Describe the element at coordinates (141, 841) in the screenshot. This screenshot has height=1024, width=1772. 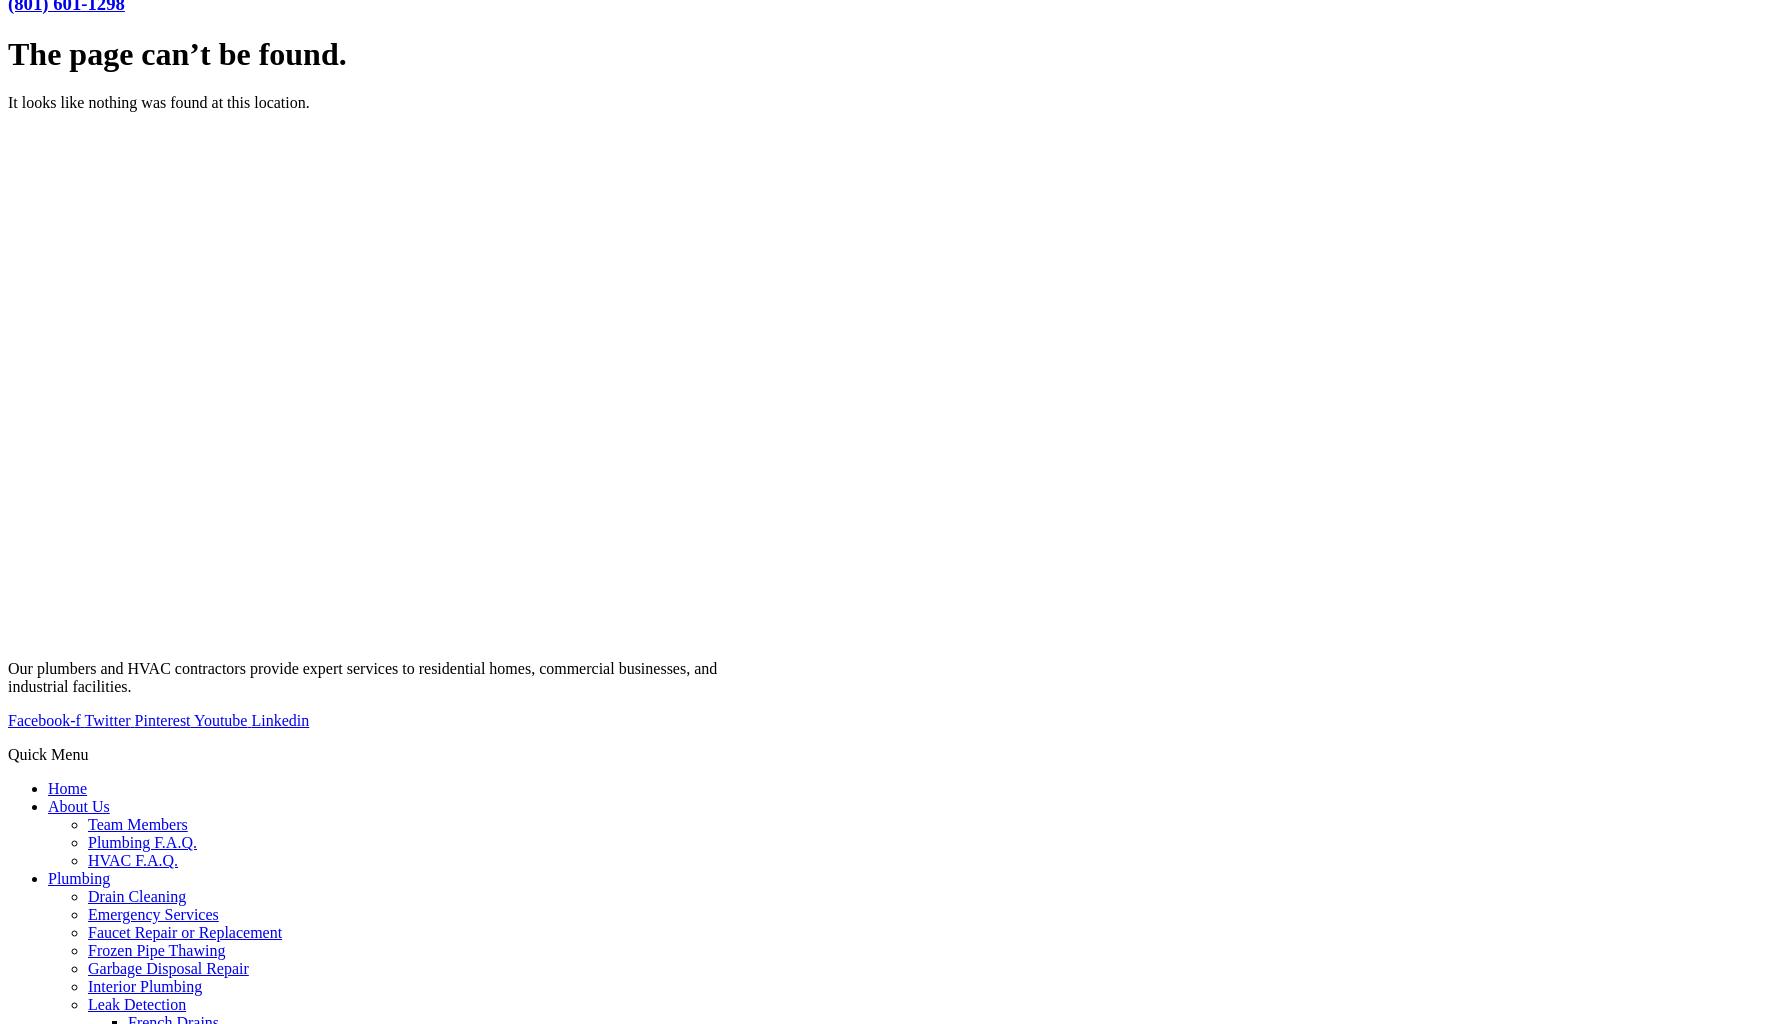
I see `'Plumbing F.A.Q.'` at that location.